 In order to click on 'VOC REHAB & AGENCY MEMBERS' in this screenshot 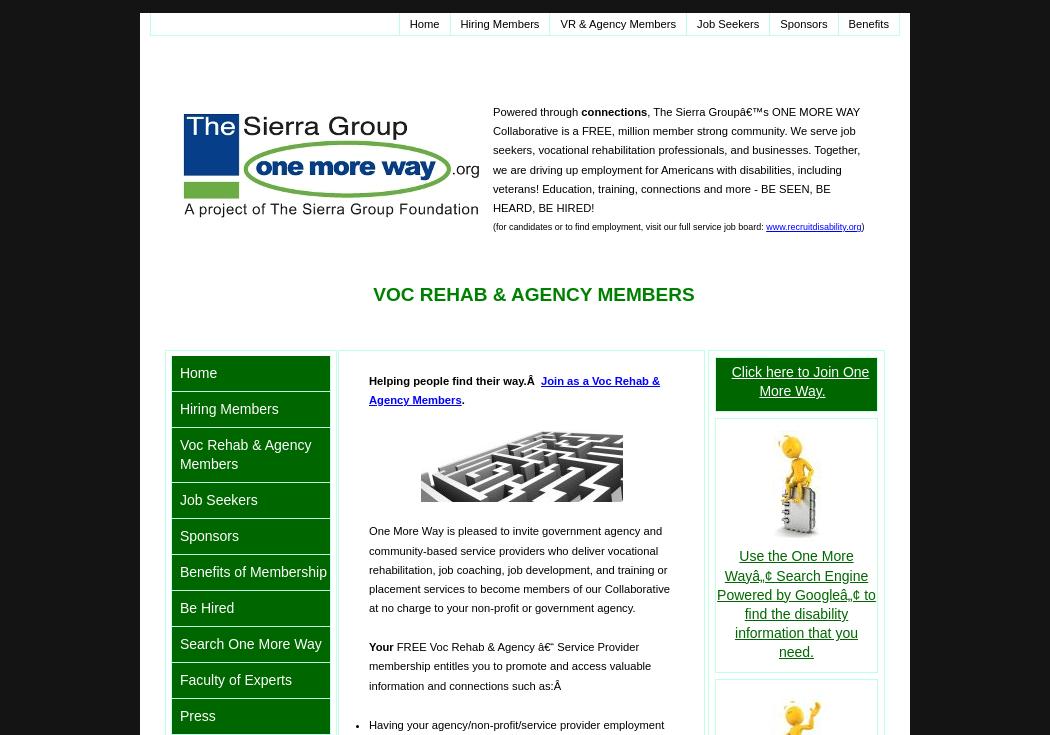, I will do `click(371, 294)`.